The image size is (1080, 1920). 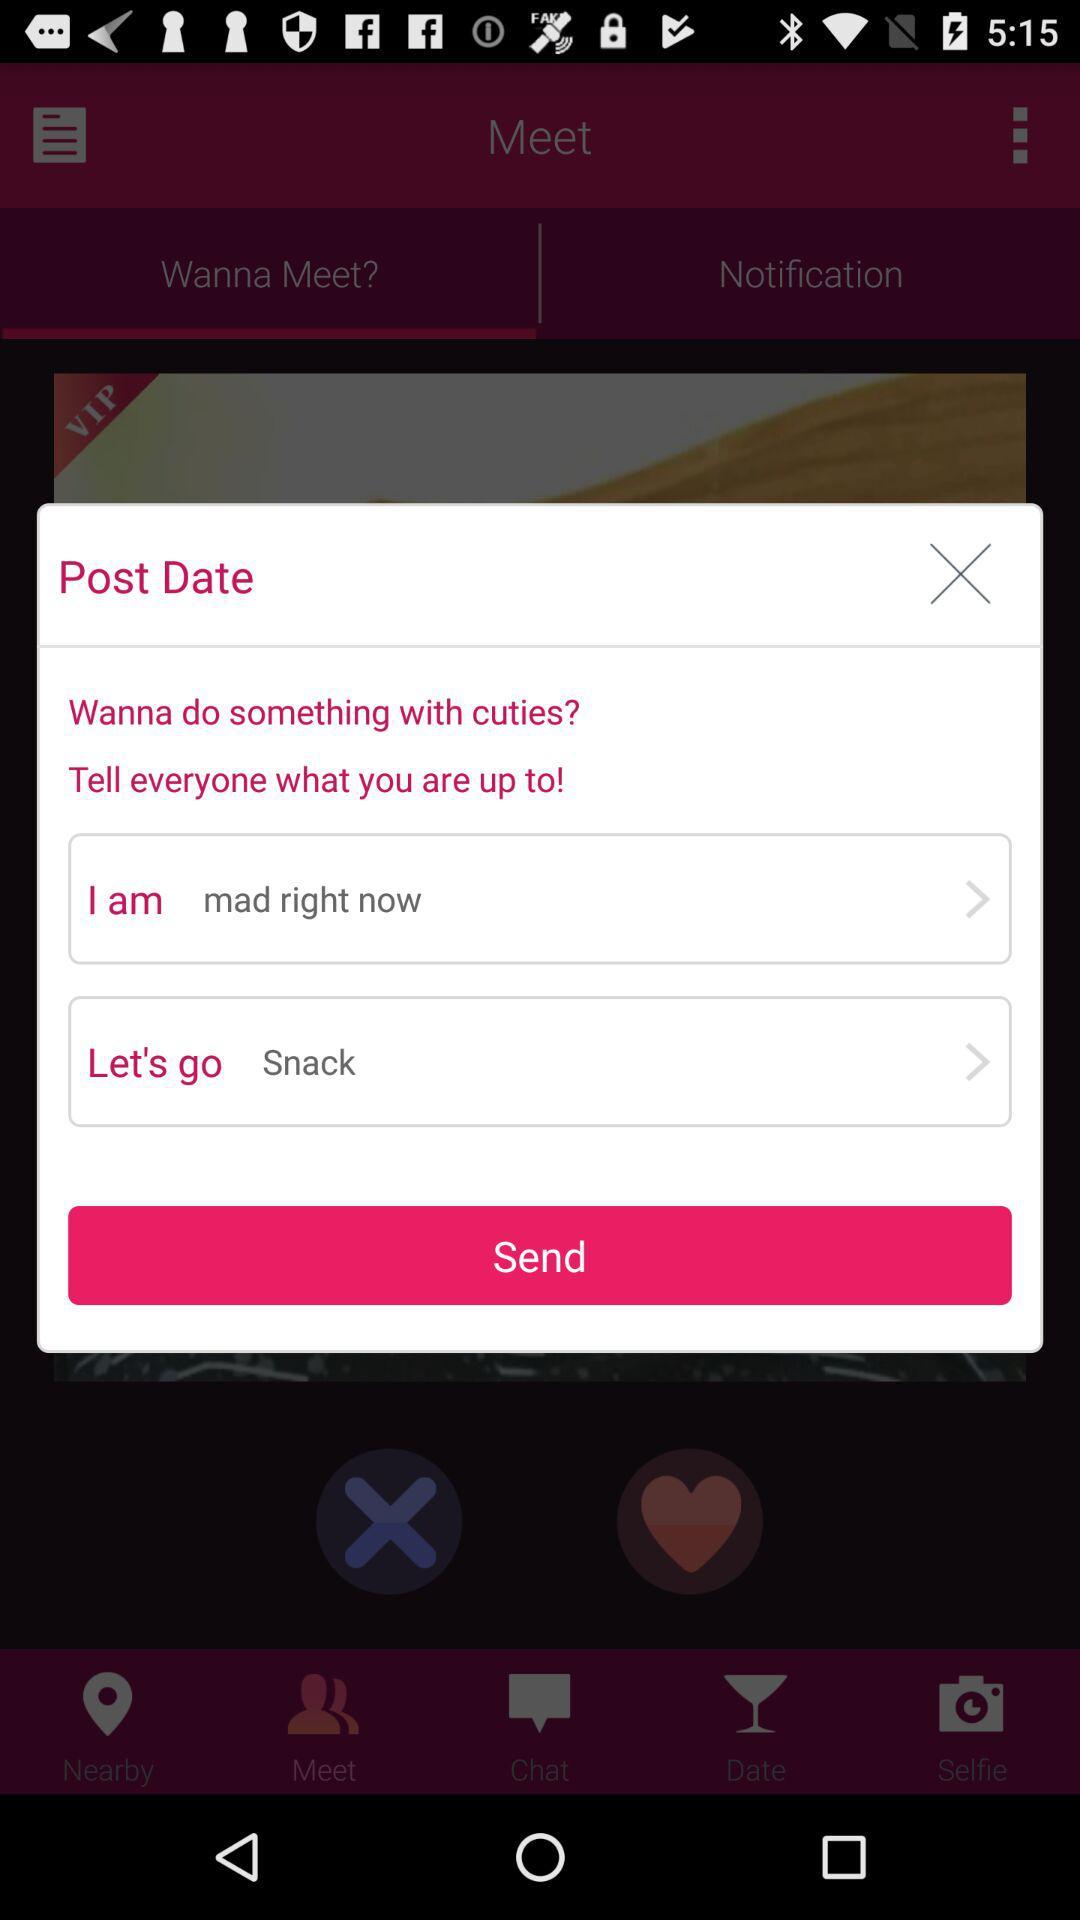 I want to click on the item to the right of the i am item, so click(x=583, y=897).